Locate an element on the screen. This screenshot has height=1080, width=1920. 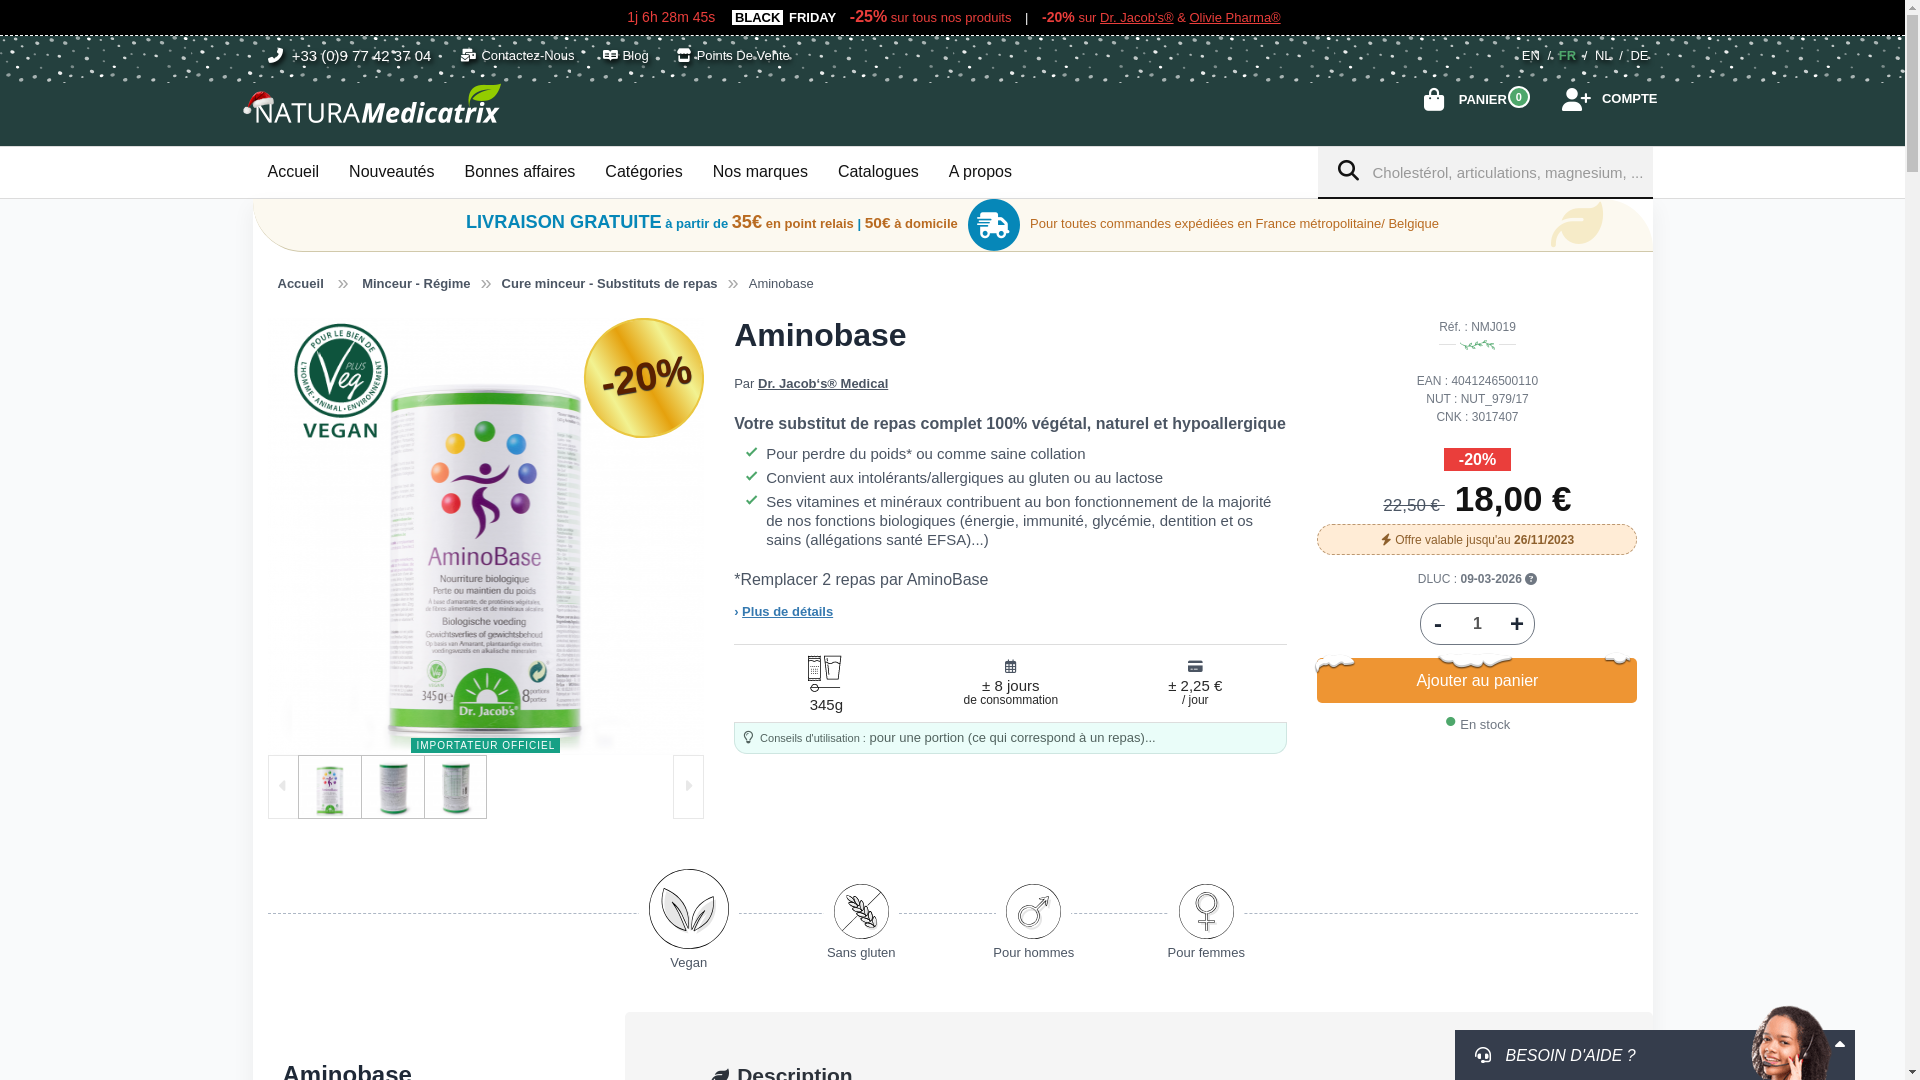
'EN' is located at coordinates (1530, 55).